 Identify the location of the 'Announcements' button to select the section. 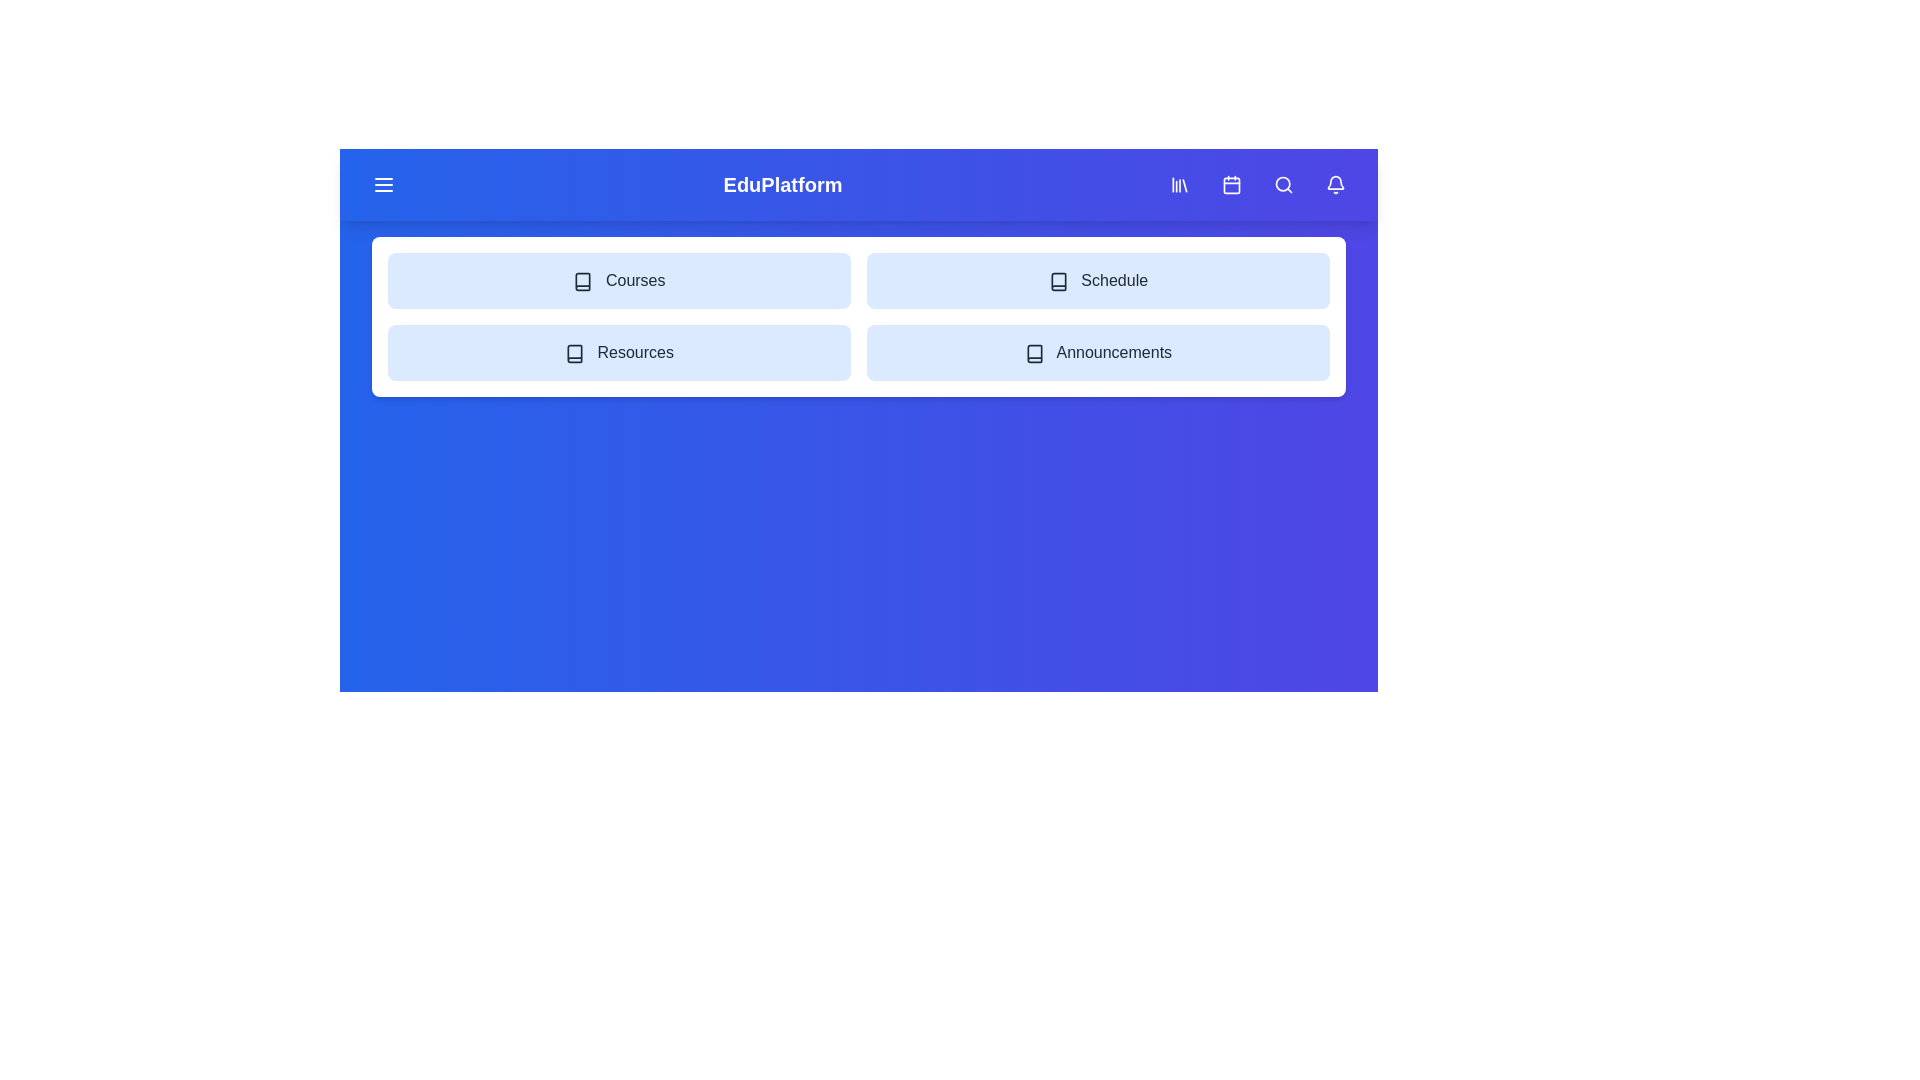
(1097, 352).